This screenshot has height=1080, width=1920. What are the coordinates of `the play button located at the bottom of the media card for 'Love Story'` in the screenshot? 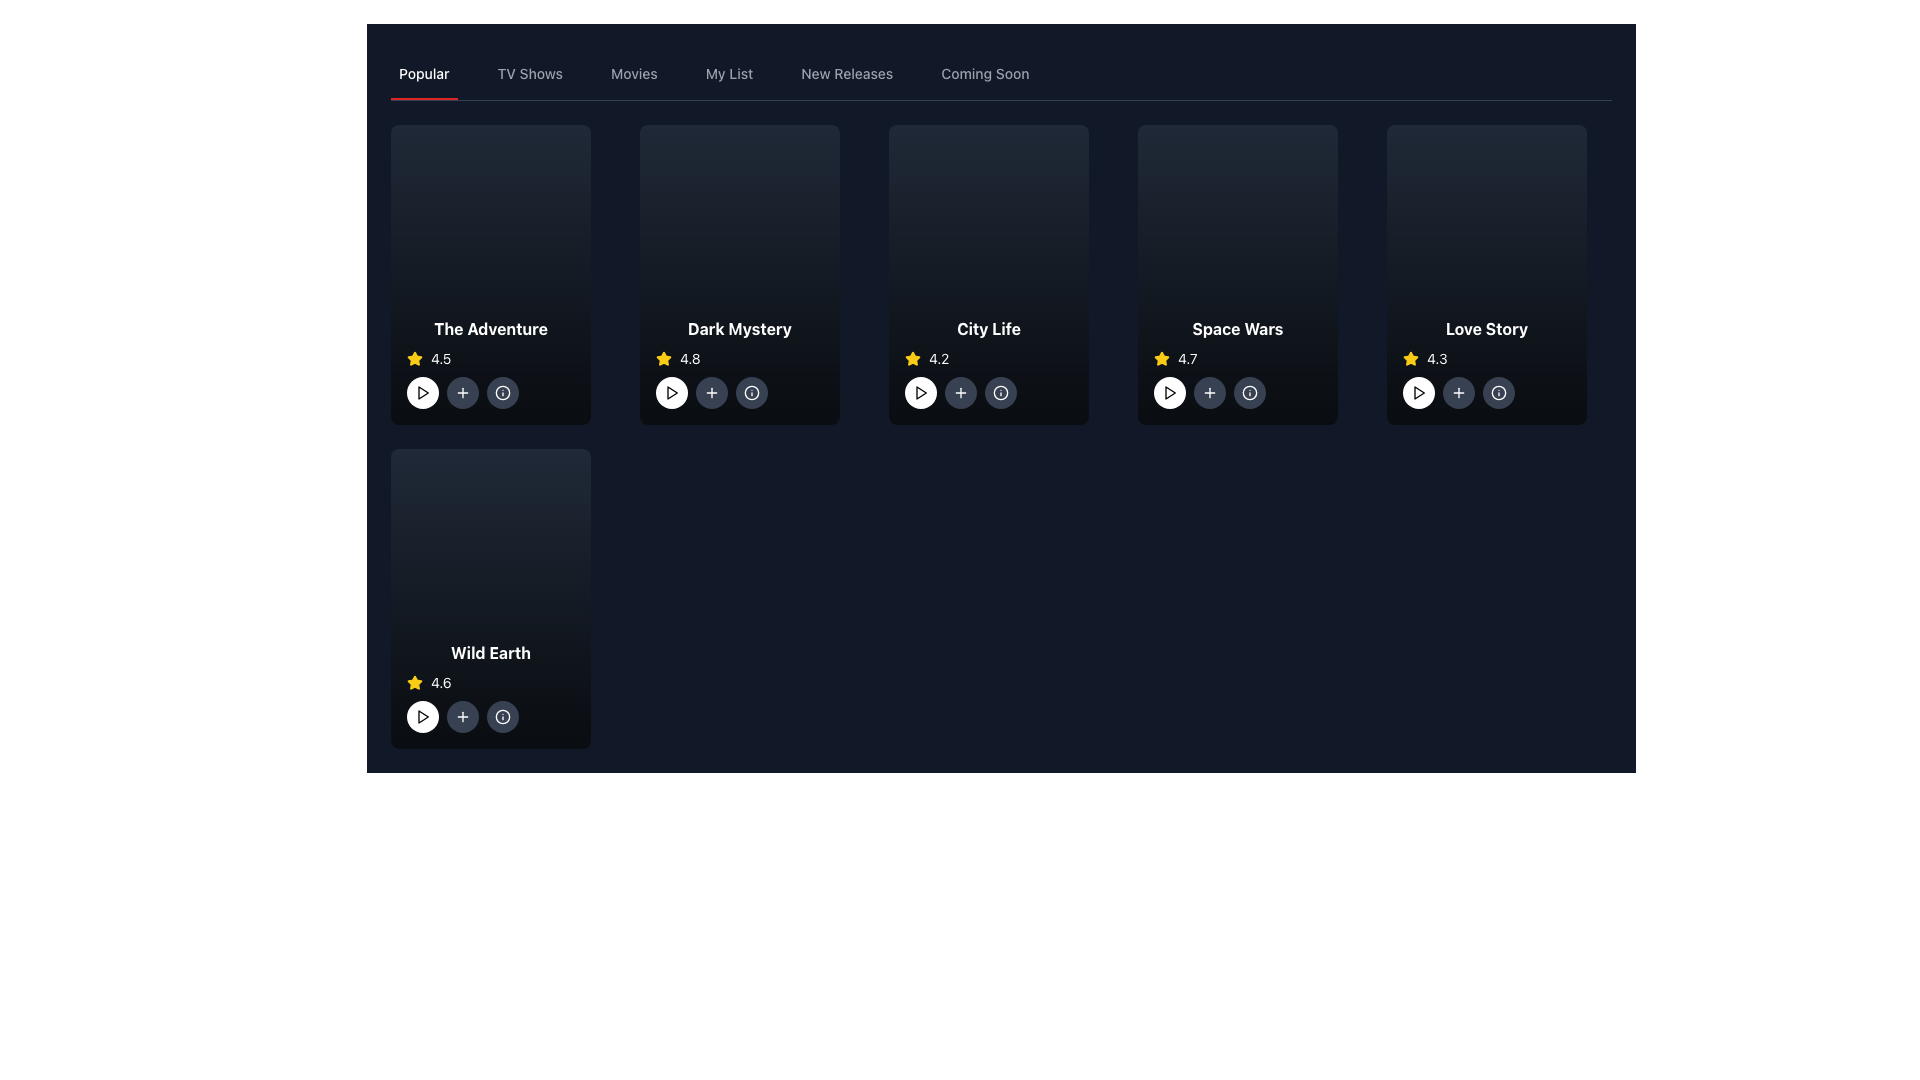 It's located at (1418, 393).